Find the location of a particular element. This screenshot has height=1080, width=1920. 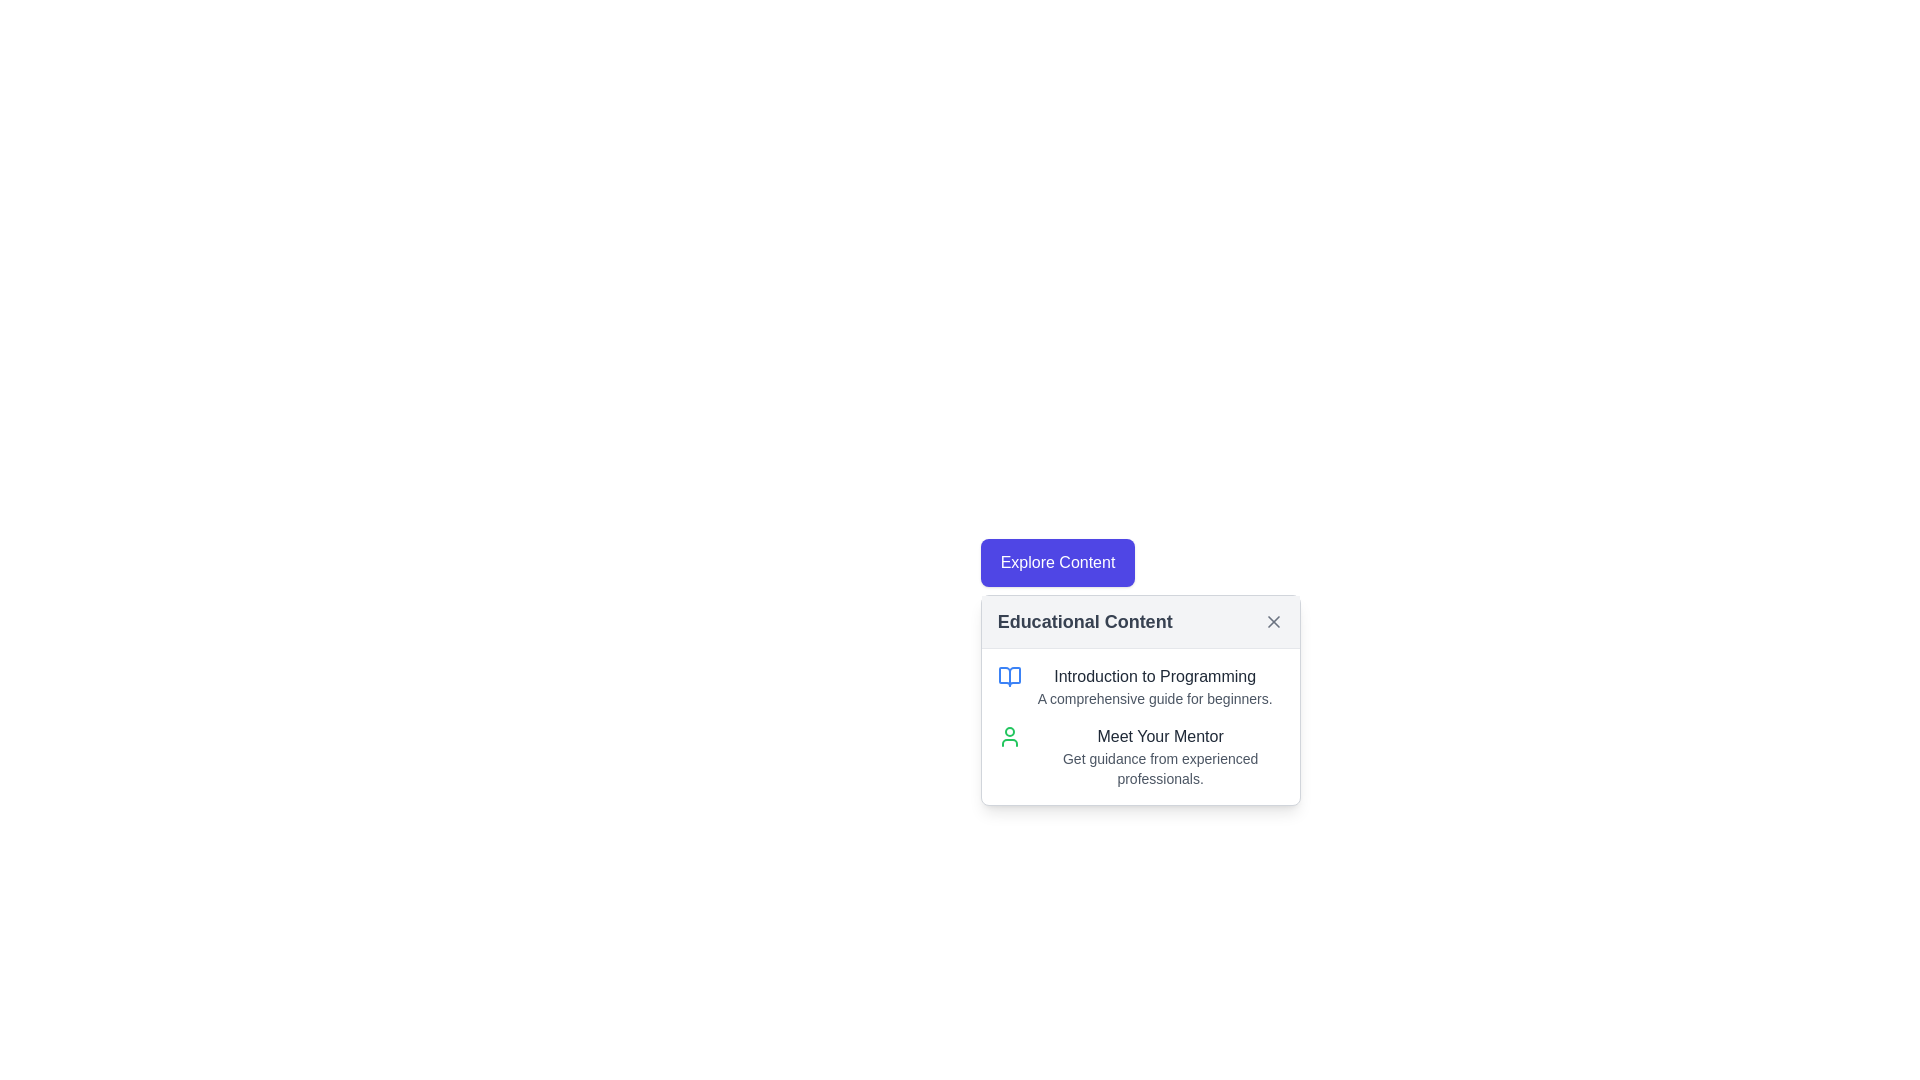

the Text Block that serves as a title and subtitle for educational material, located in the 'Educational Content' panel above the 'Meet Your Mentor' text block is located at coordinates (1155, 685).